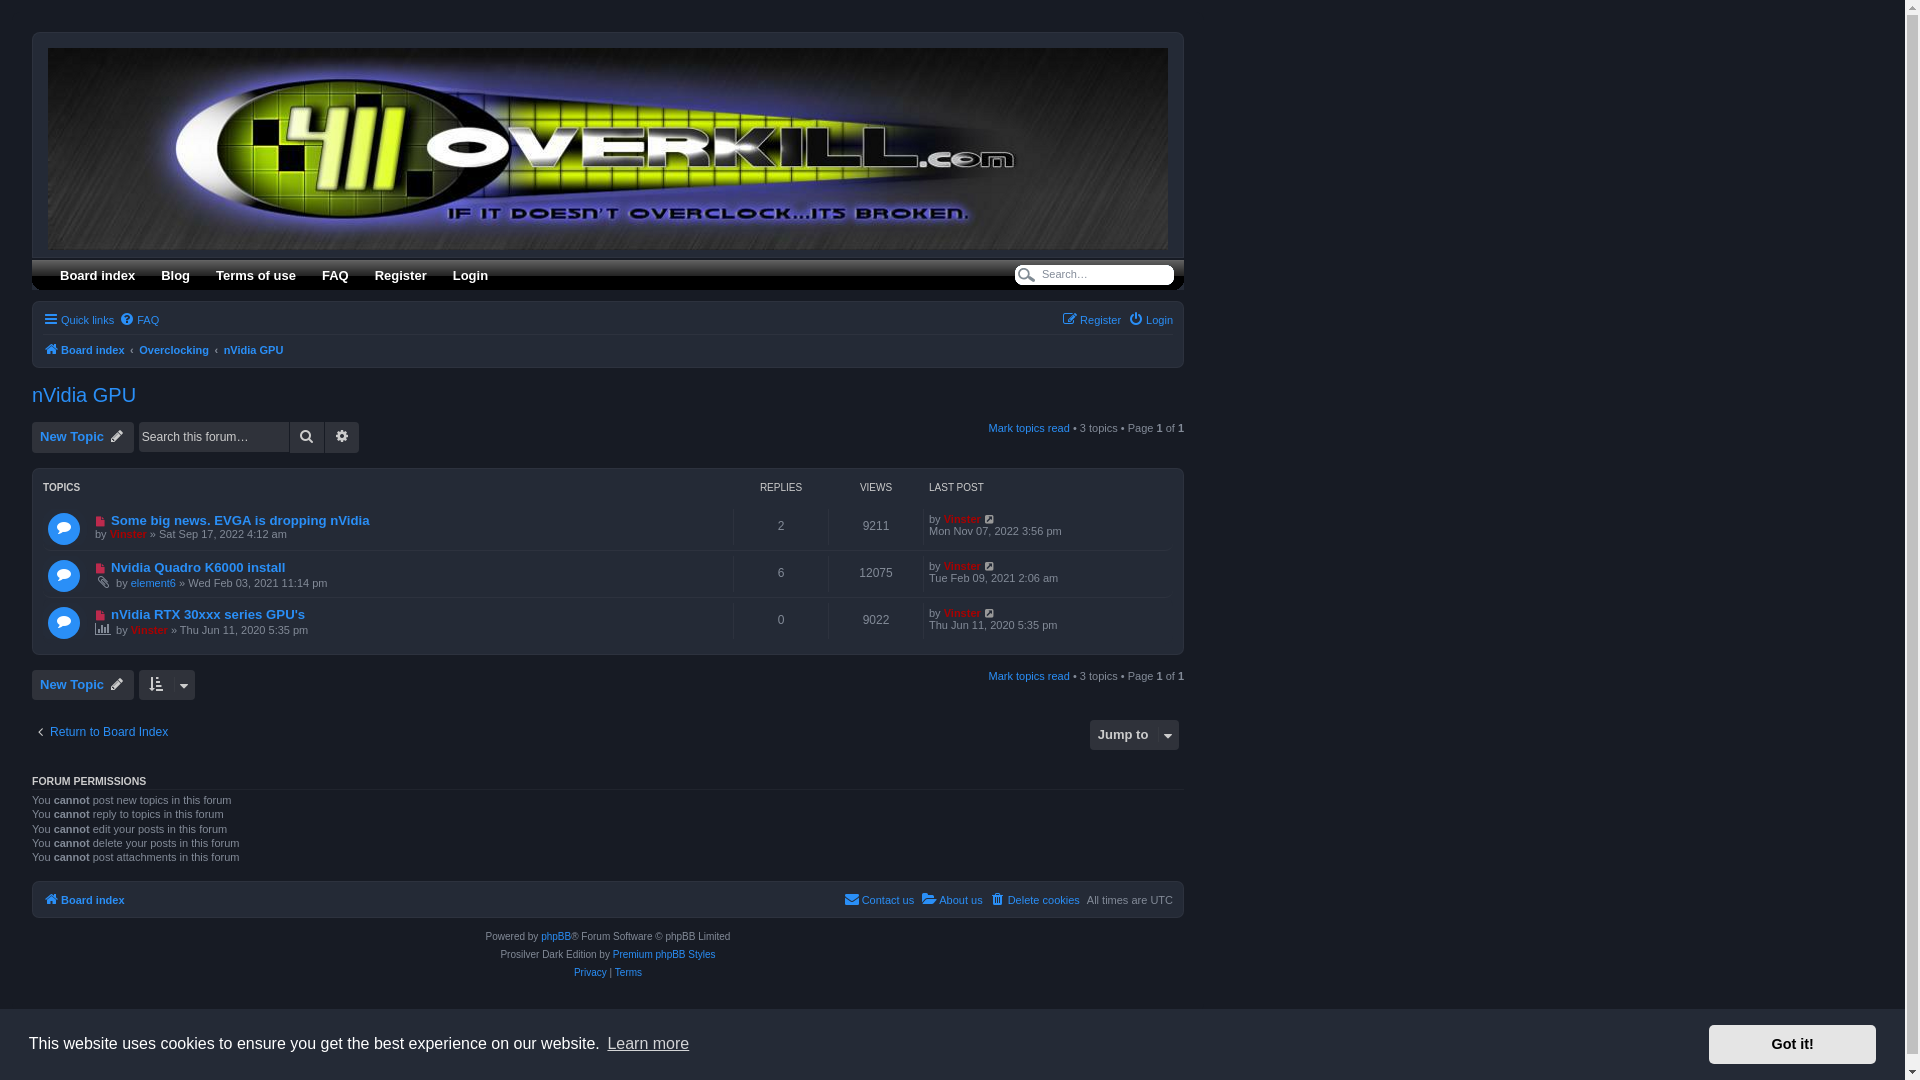 This screenshot has width=1920, height=1080. Describe the element at coordinates (664, 954) in the screenshot. I see `'Premium phpBB Styles'` at that location.